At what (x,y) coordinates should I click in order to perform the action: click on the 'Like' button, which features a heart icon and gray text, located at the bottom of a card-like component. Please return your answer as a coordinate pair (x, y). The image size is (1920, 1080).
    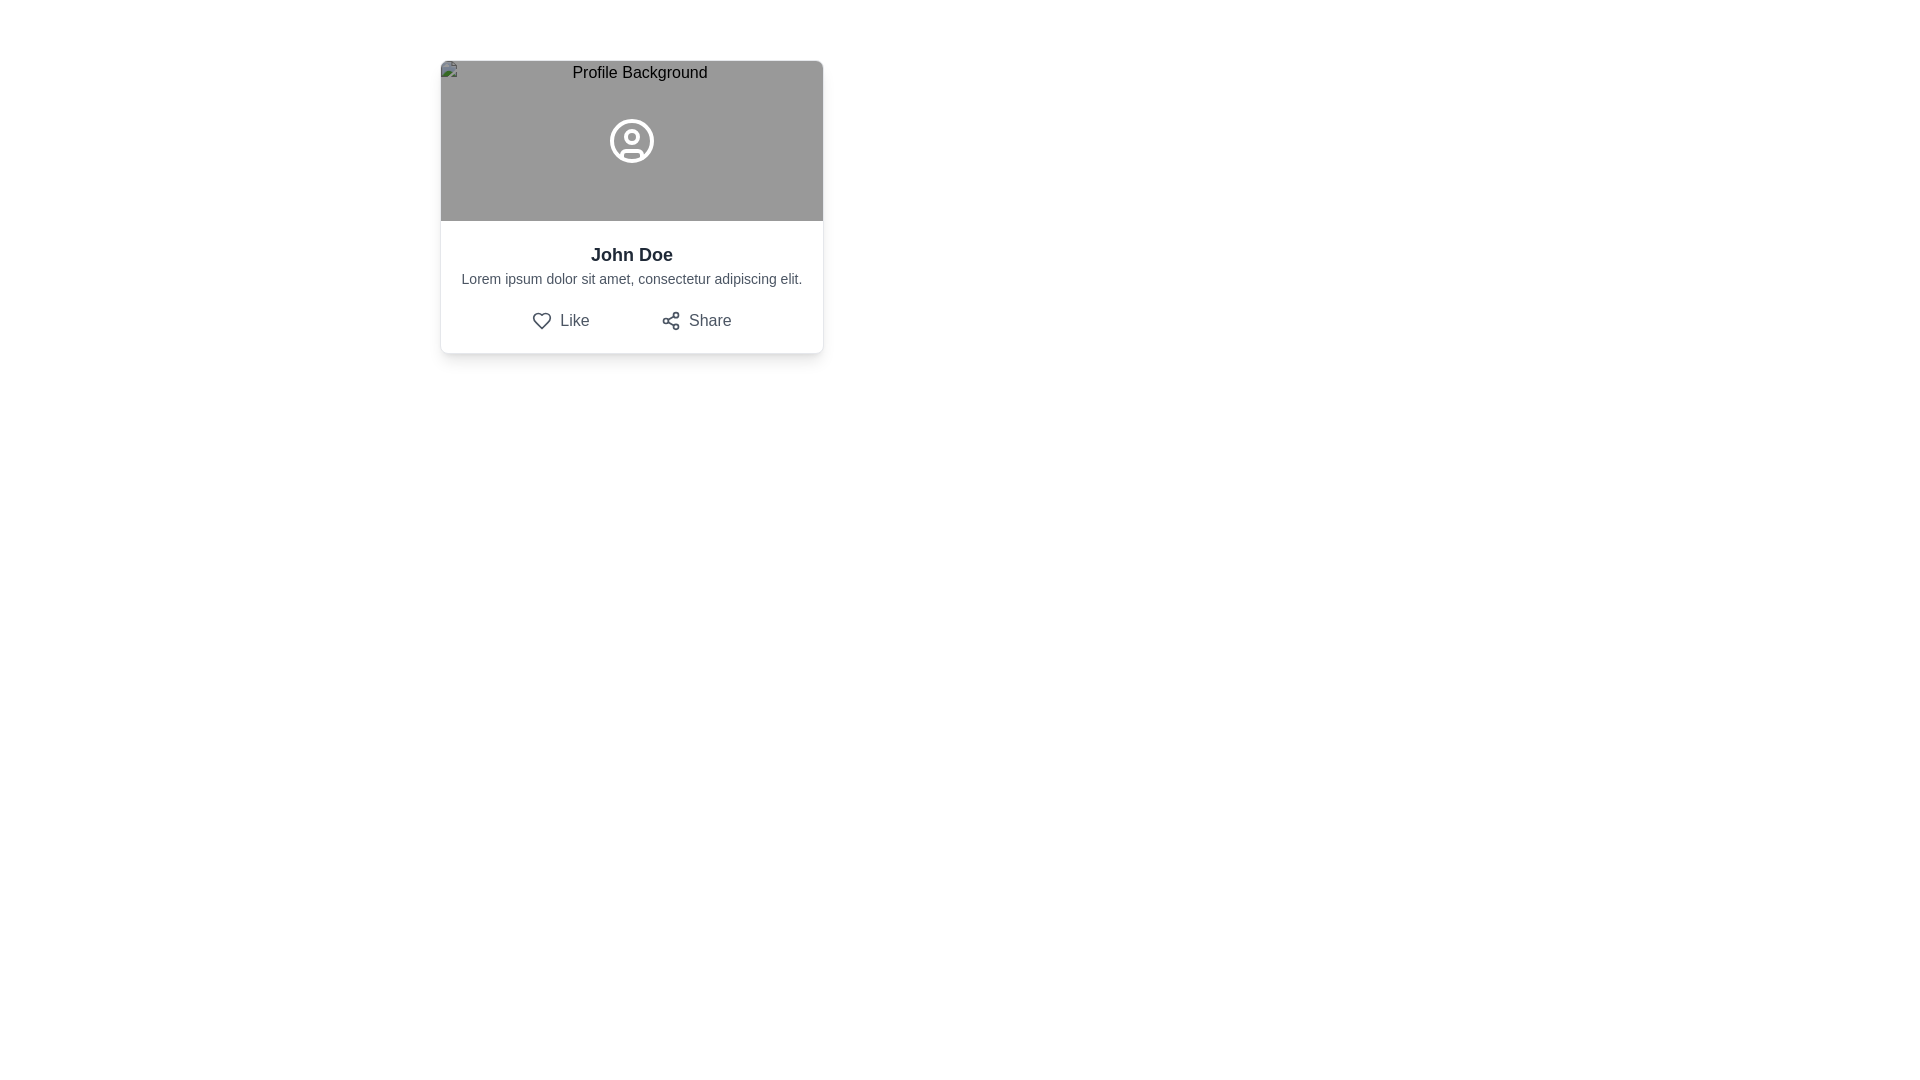
    Looking at the image, I should click on (560, 319).